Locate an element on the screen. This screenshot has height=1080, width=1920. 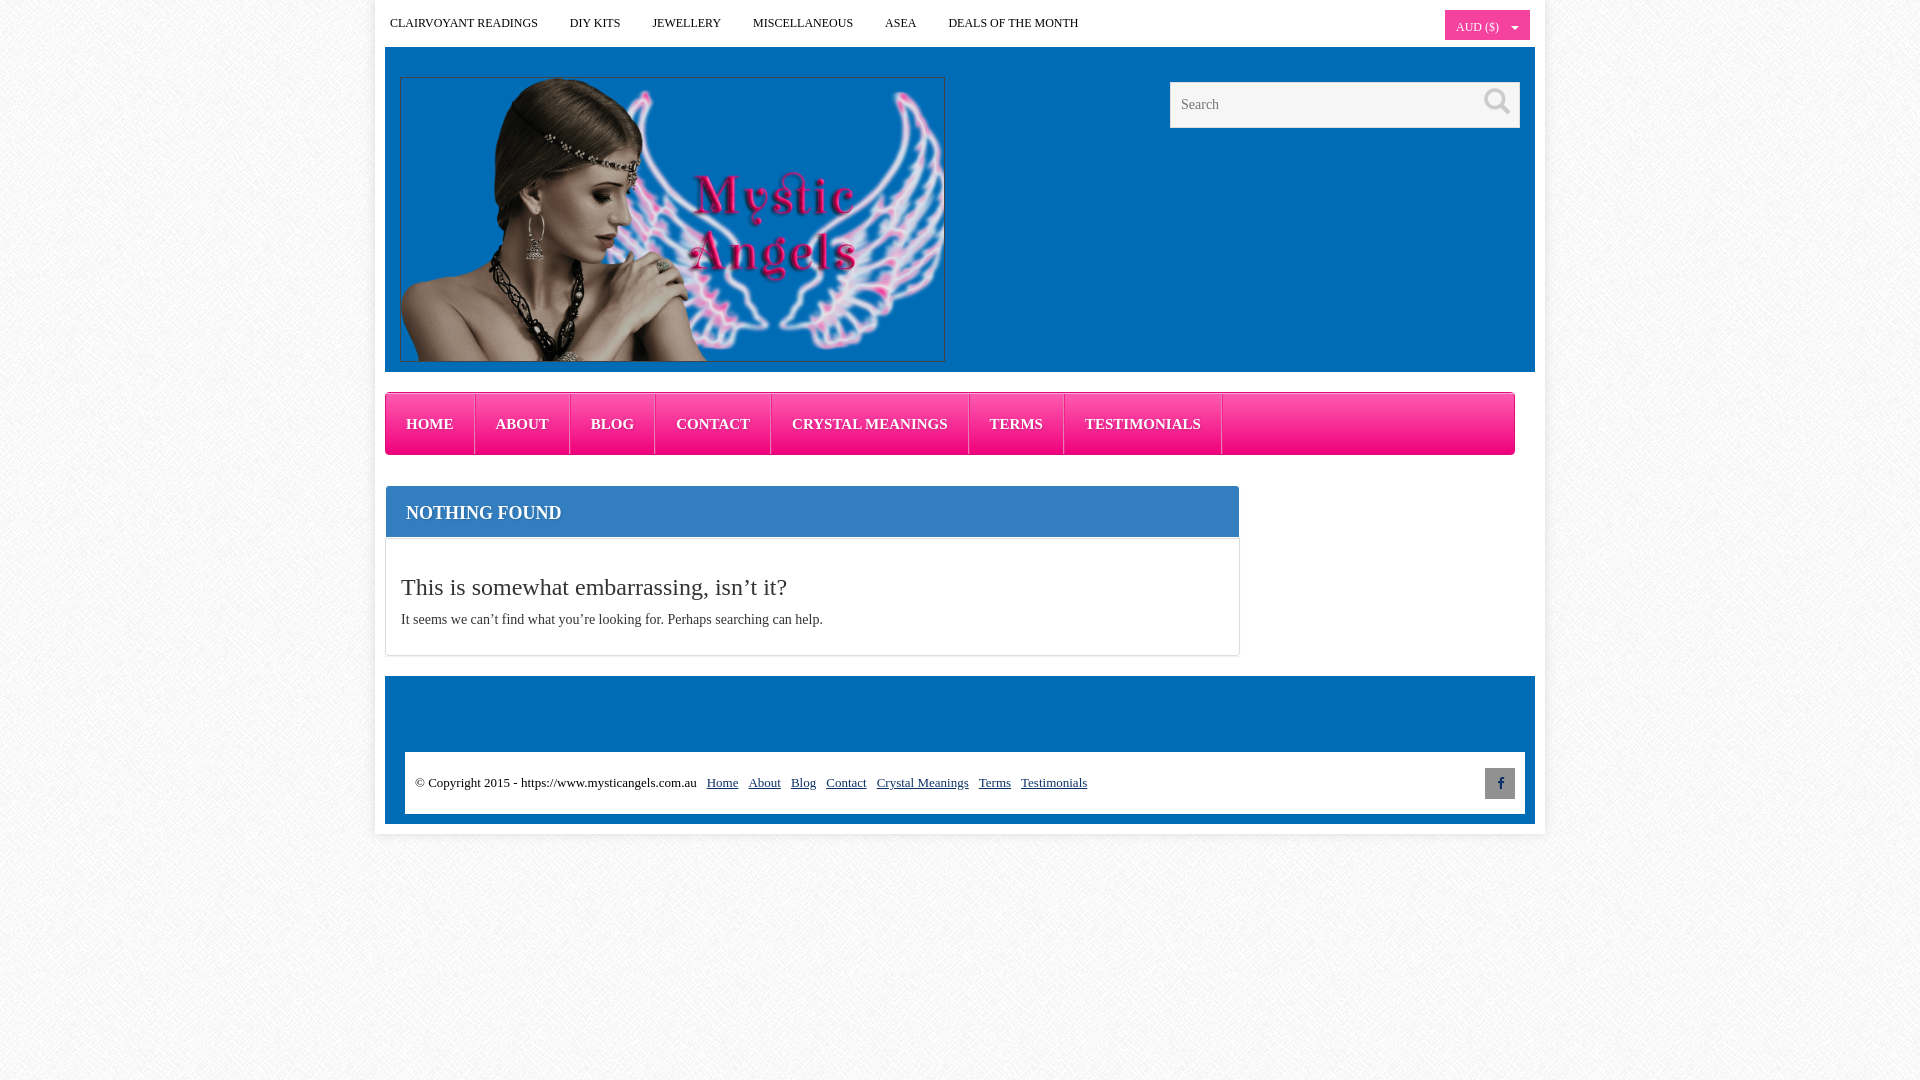
'CLAIRVOYANT READINGS' is located at coordinates (463, 23).